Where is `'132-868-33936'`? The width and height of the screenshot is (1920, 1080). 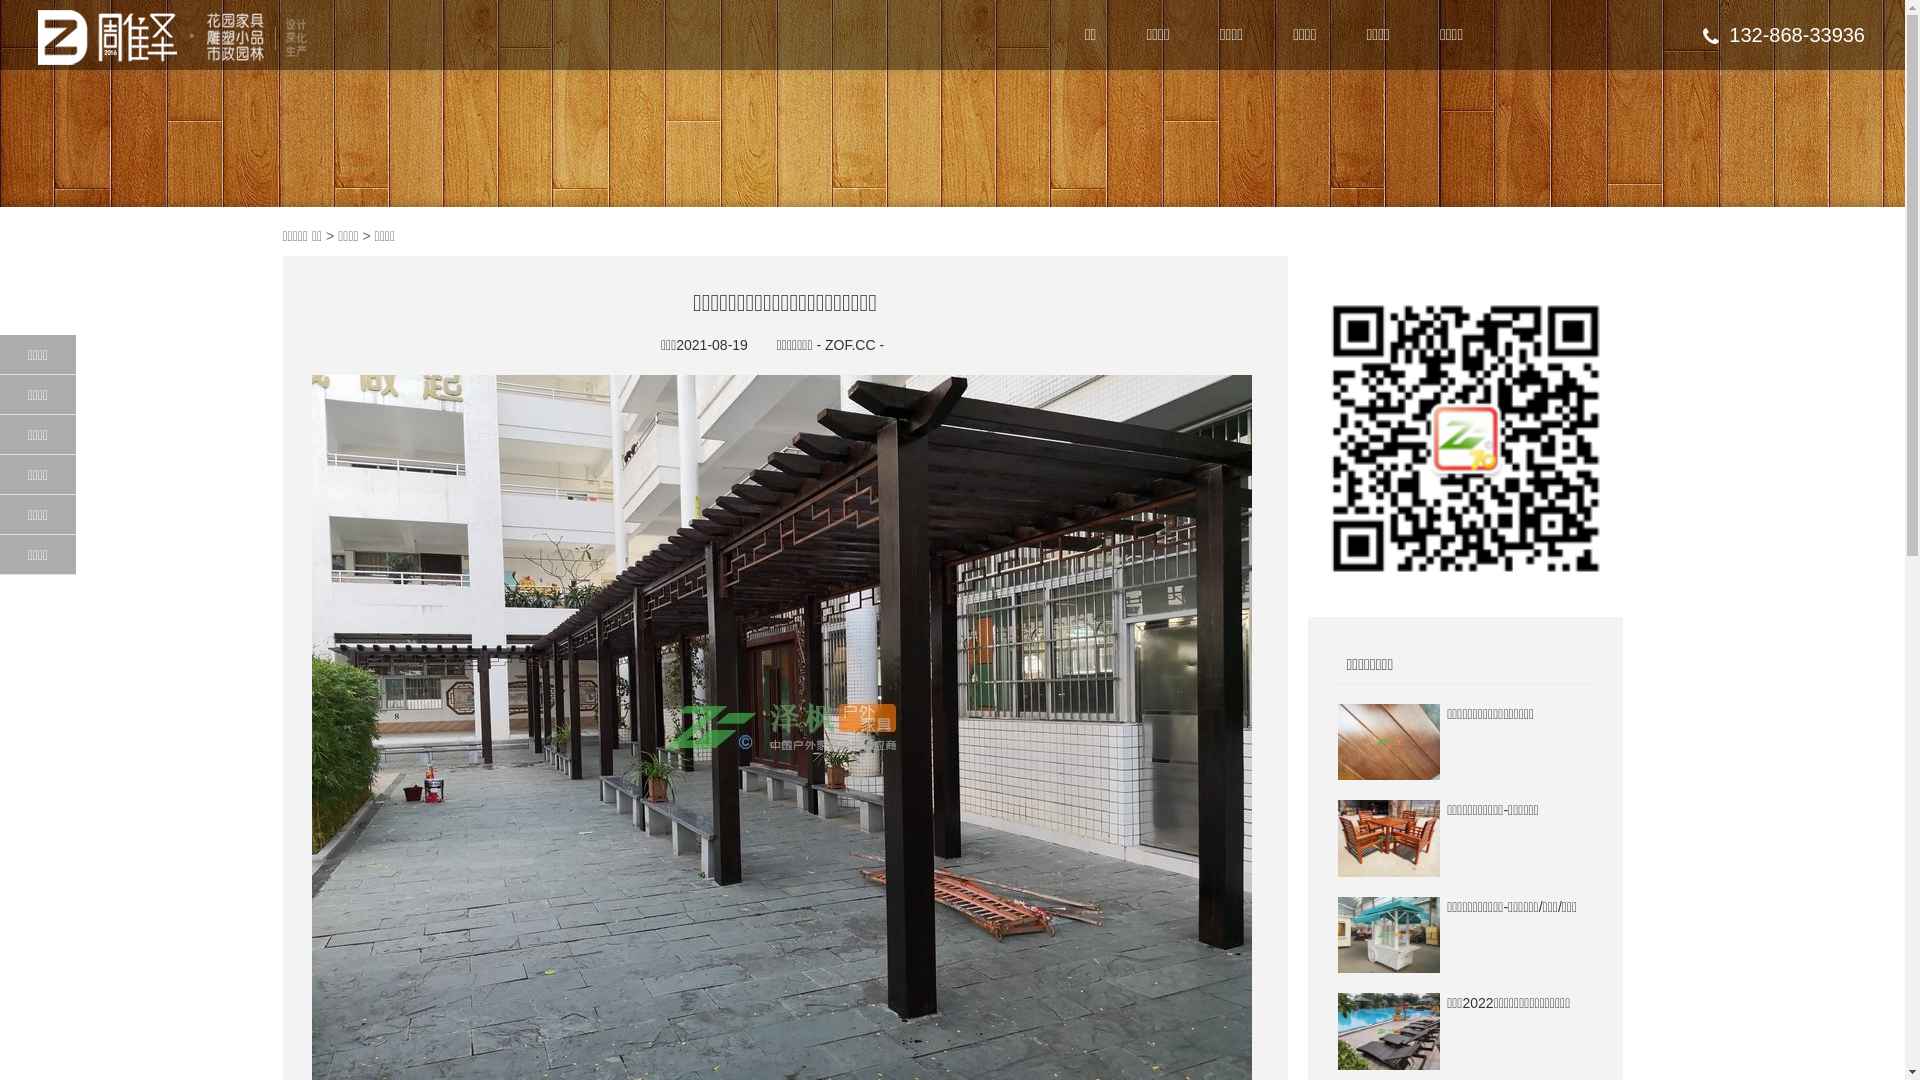 '132-868-33936' is located at coordinates (1784, 34).